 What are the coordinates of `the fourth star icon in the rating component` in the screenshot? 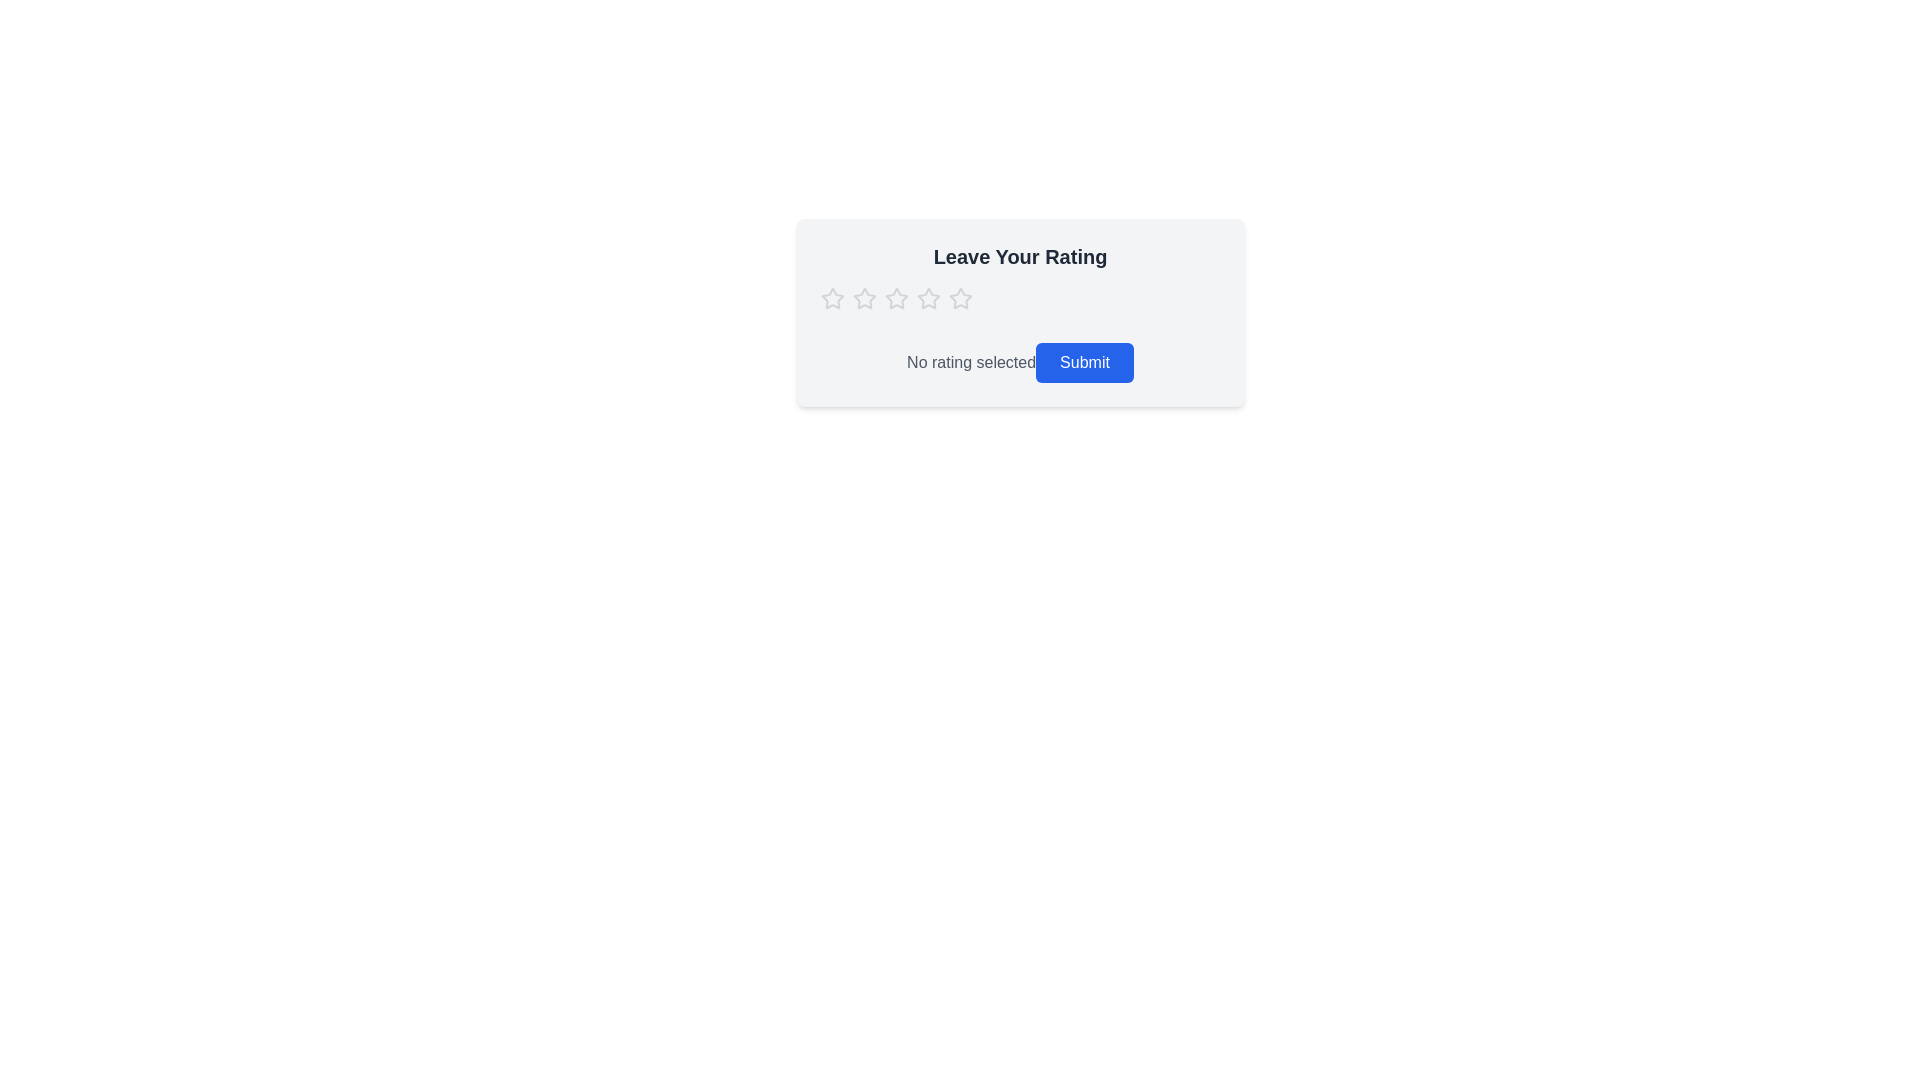 It's located at (927, 299).